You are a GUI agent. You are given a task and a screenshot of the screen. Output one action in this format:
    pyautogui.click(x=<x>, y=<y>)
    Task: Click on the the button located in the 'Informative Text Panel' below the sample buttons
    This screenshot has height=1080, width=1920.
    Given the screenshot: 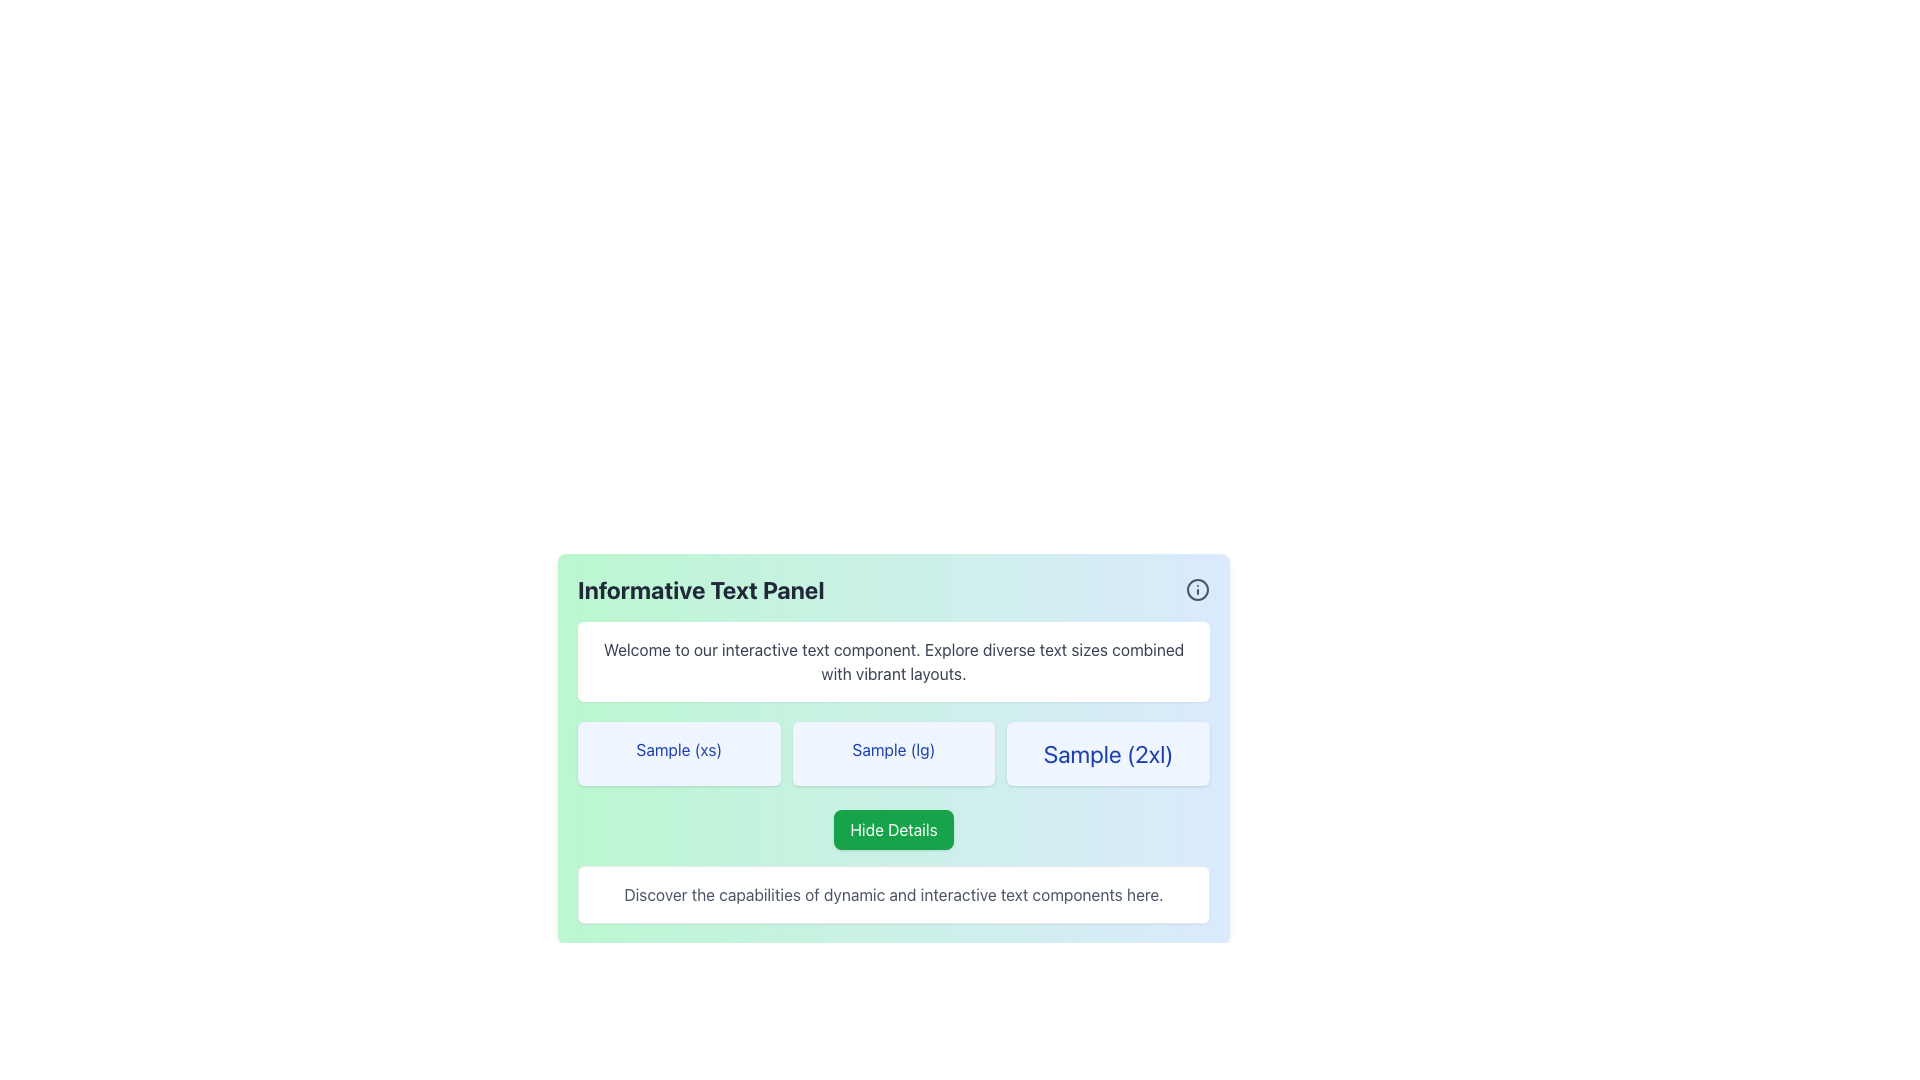 What is the action you would take?
    pyautogui.click(x=892, y=829)
    